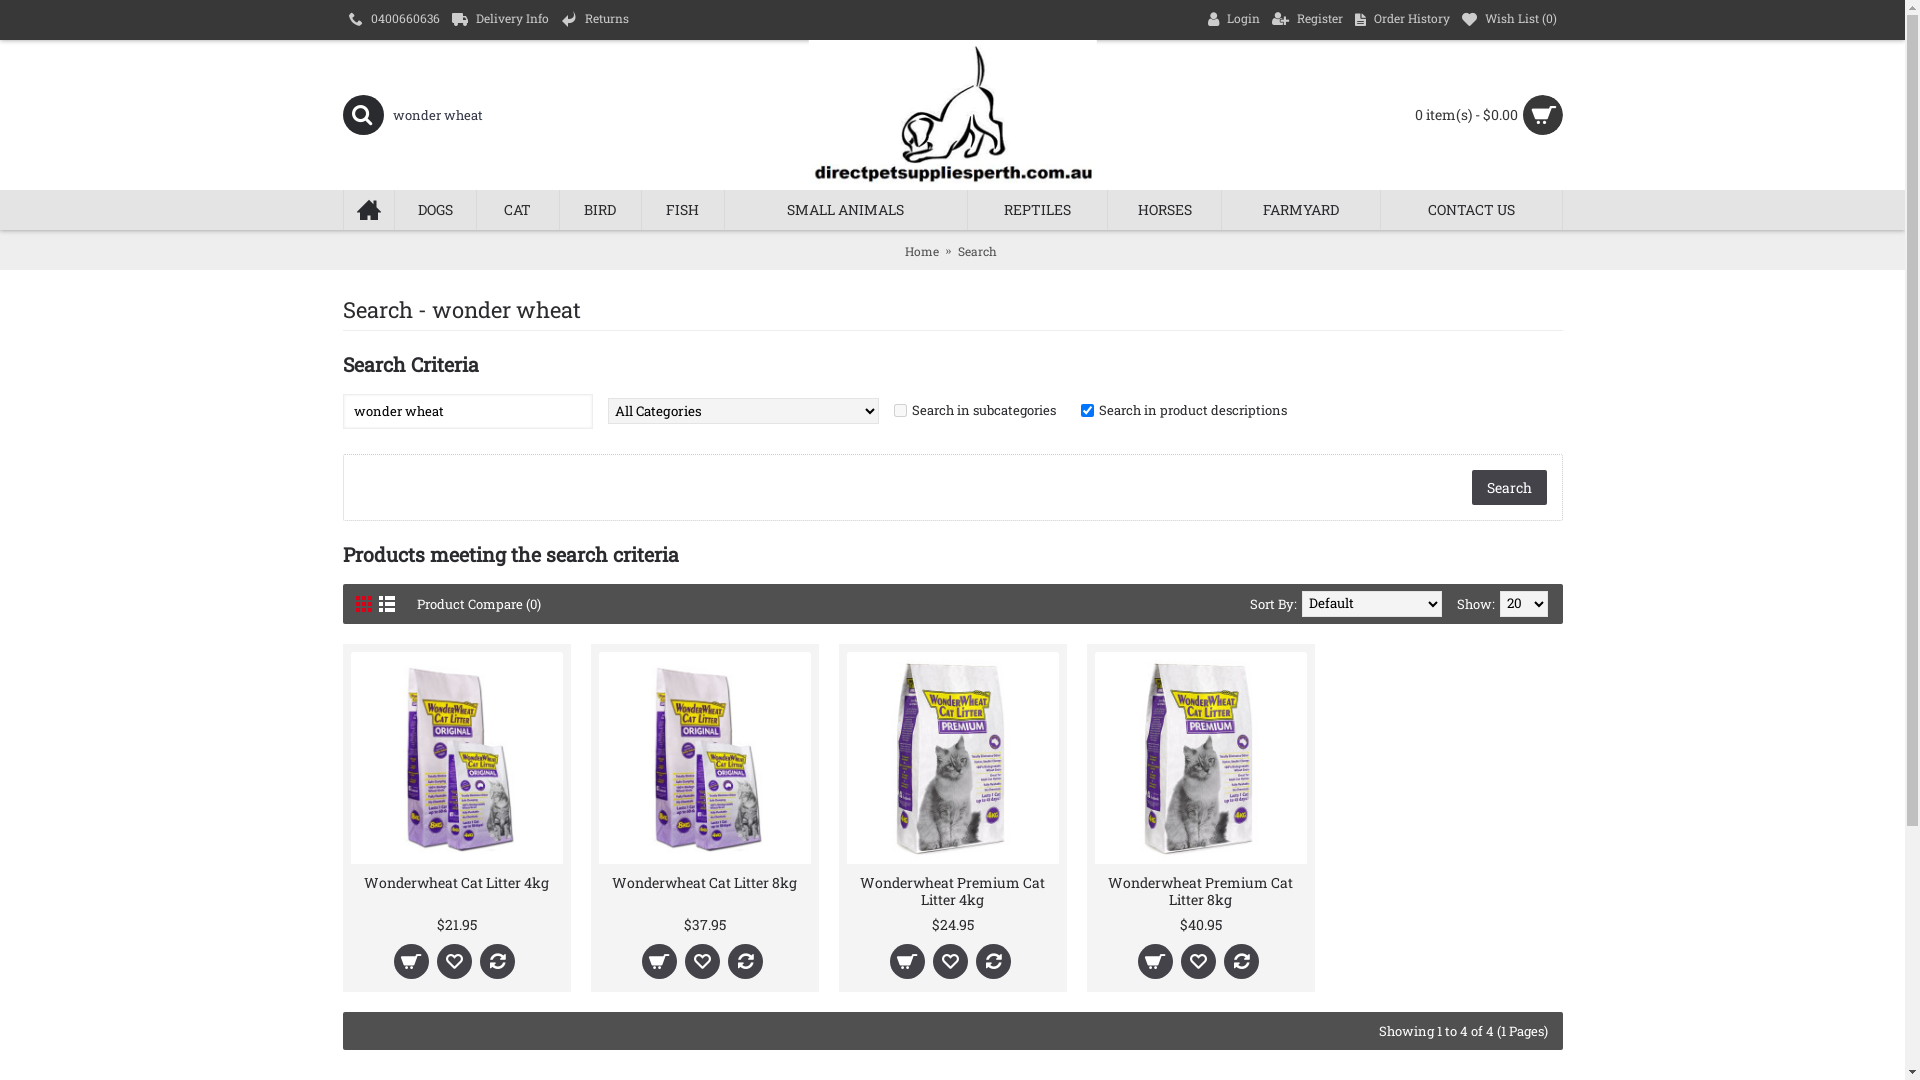 This screenshot has width=1920, height=1080. I want to click on 'Returns', so click(593, 19).